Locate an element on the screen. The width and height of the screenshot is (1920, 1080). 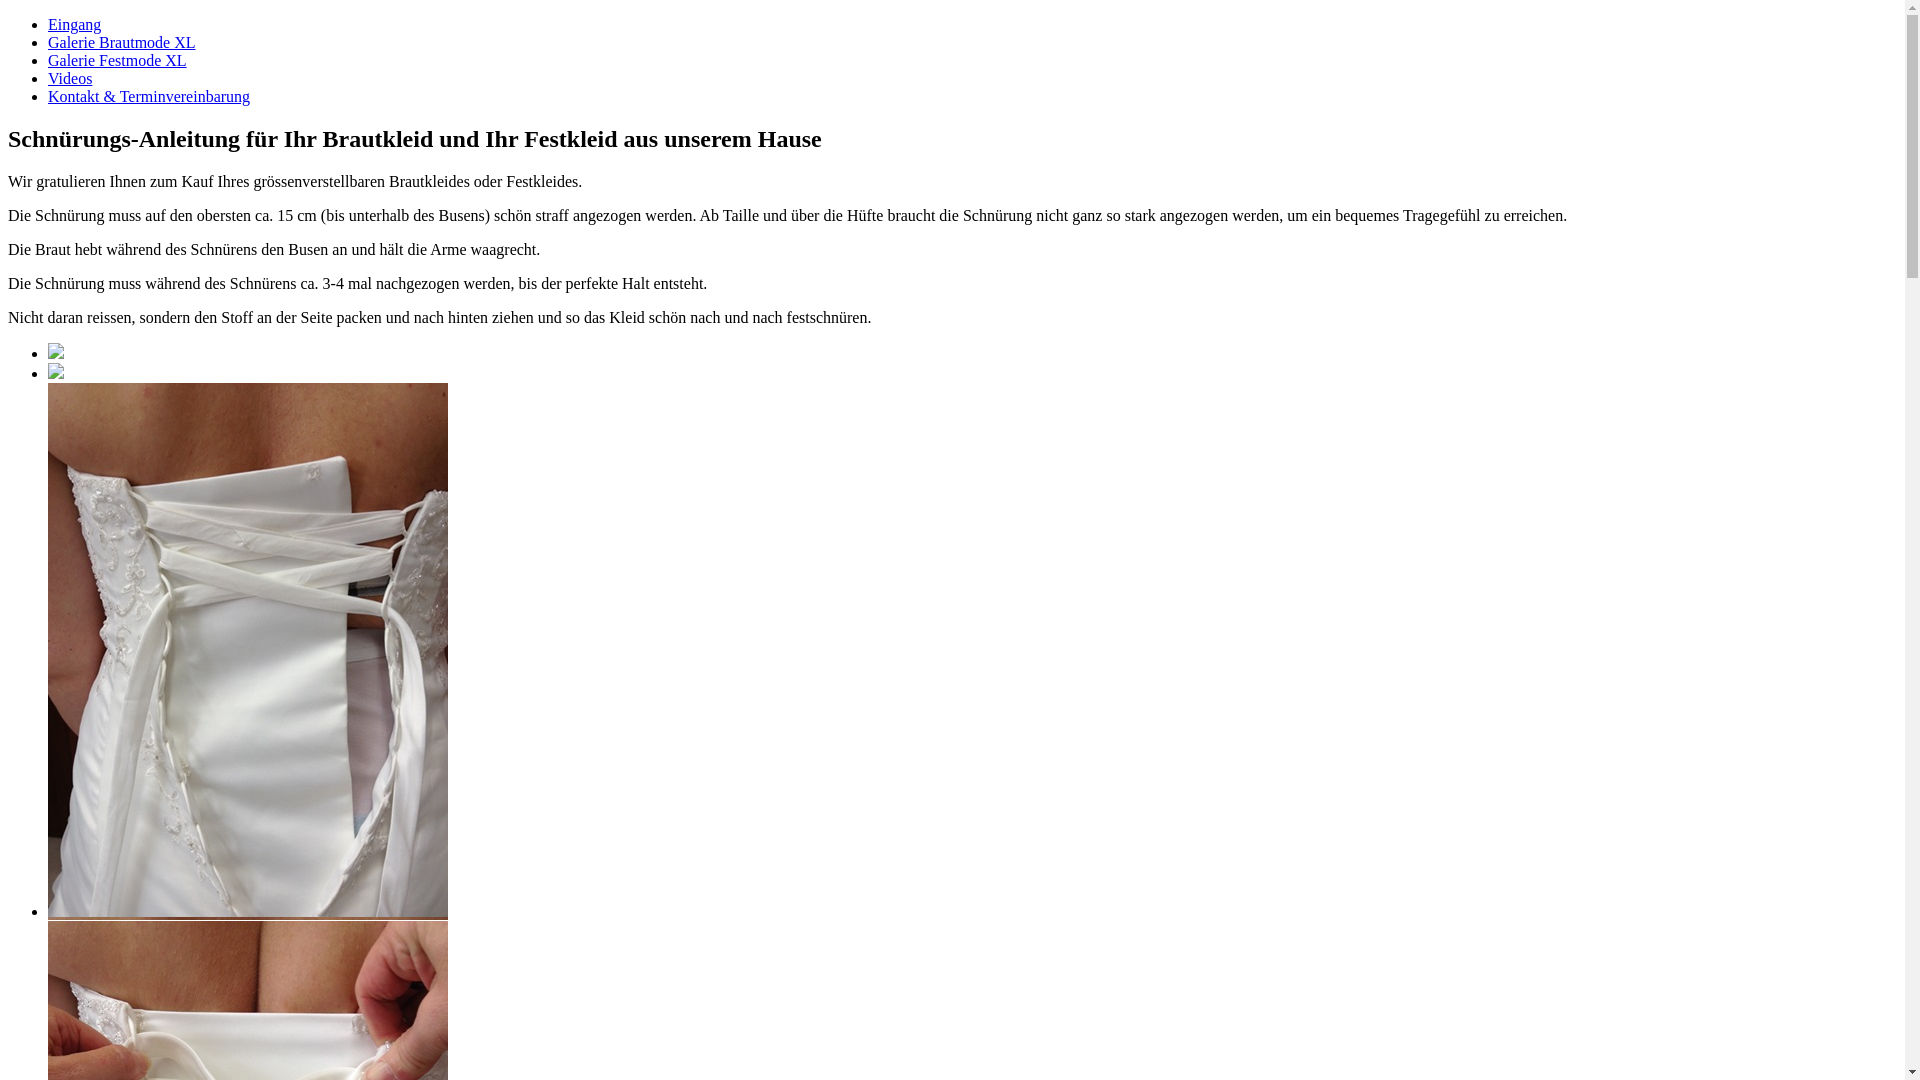
'Videos' is located at coordinates (70, 77).